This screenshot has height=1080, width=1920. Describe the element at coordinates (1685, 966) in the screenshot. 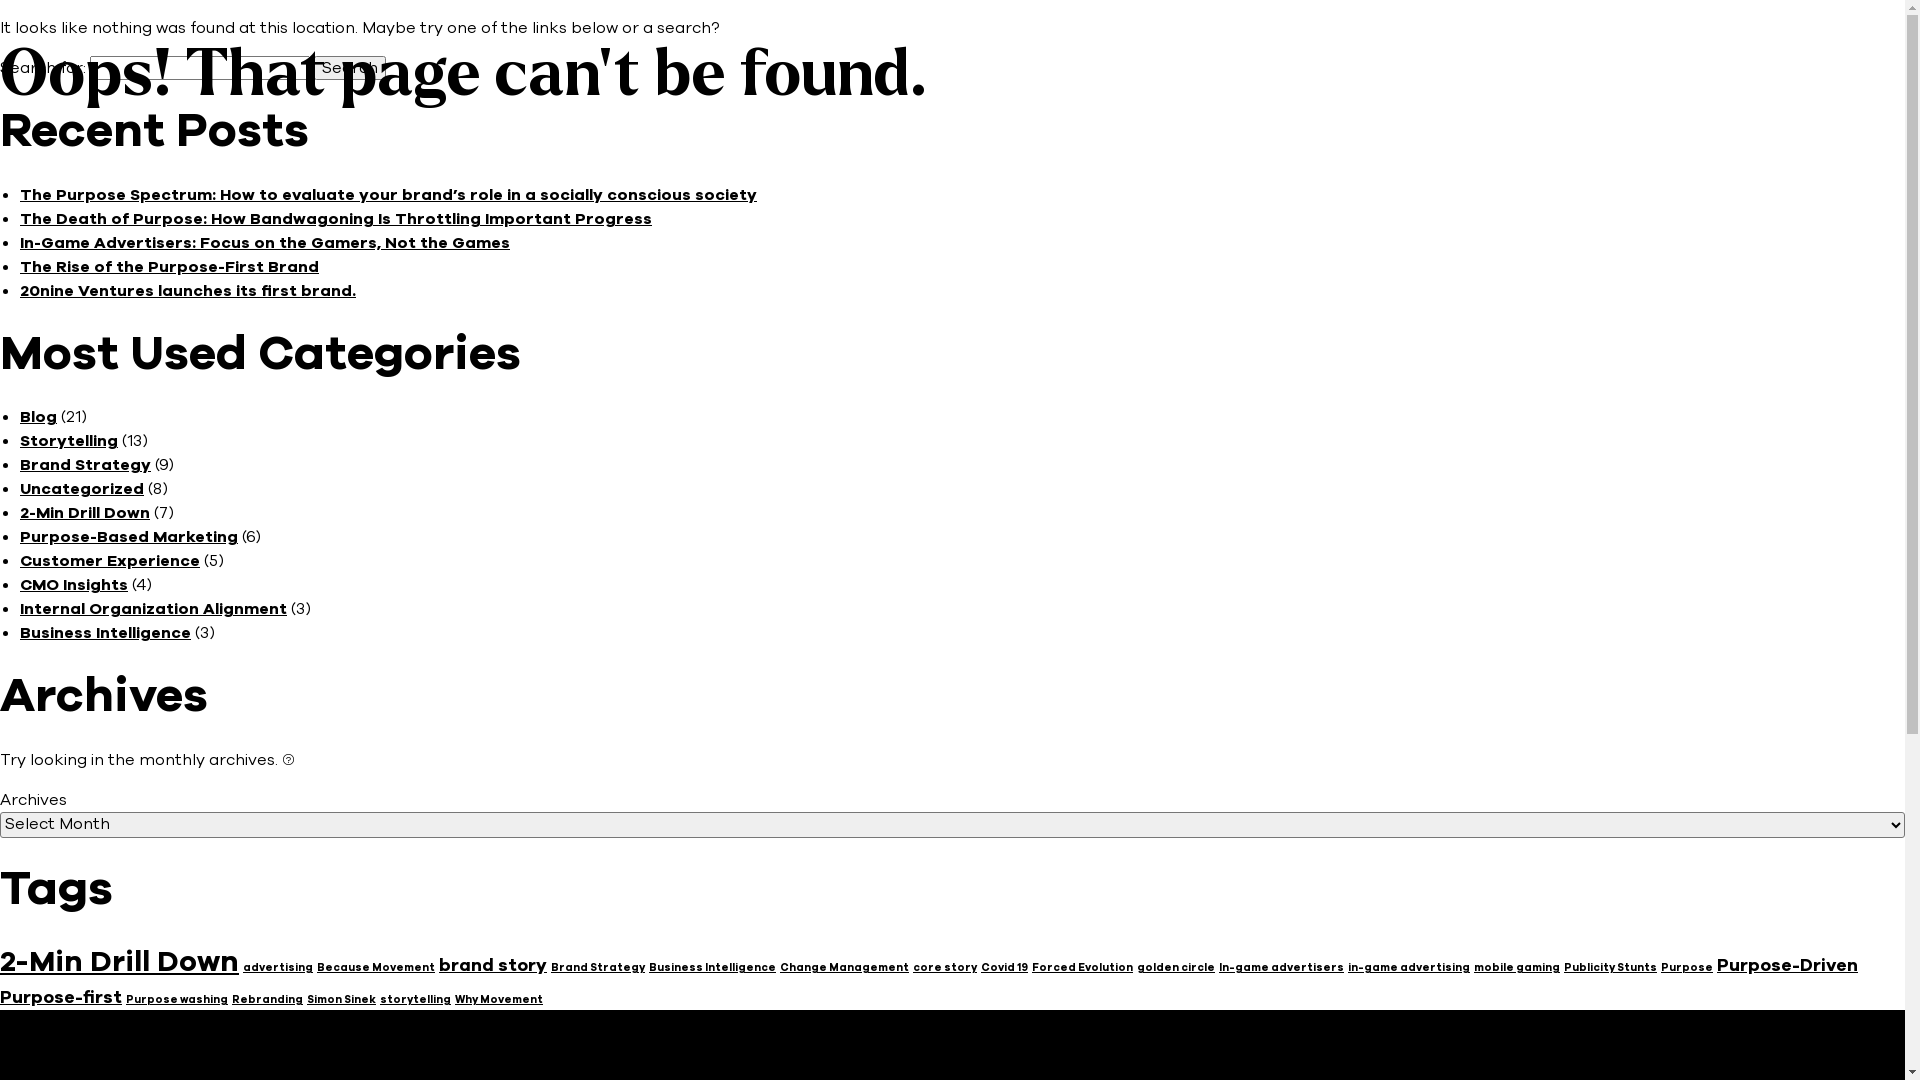

I see `'Purpose'` at that location.